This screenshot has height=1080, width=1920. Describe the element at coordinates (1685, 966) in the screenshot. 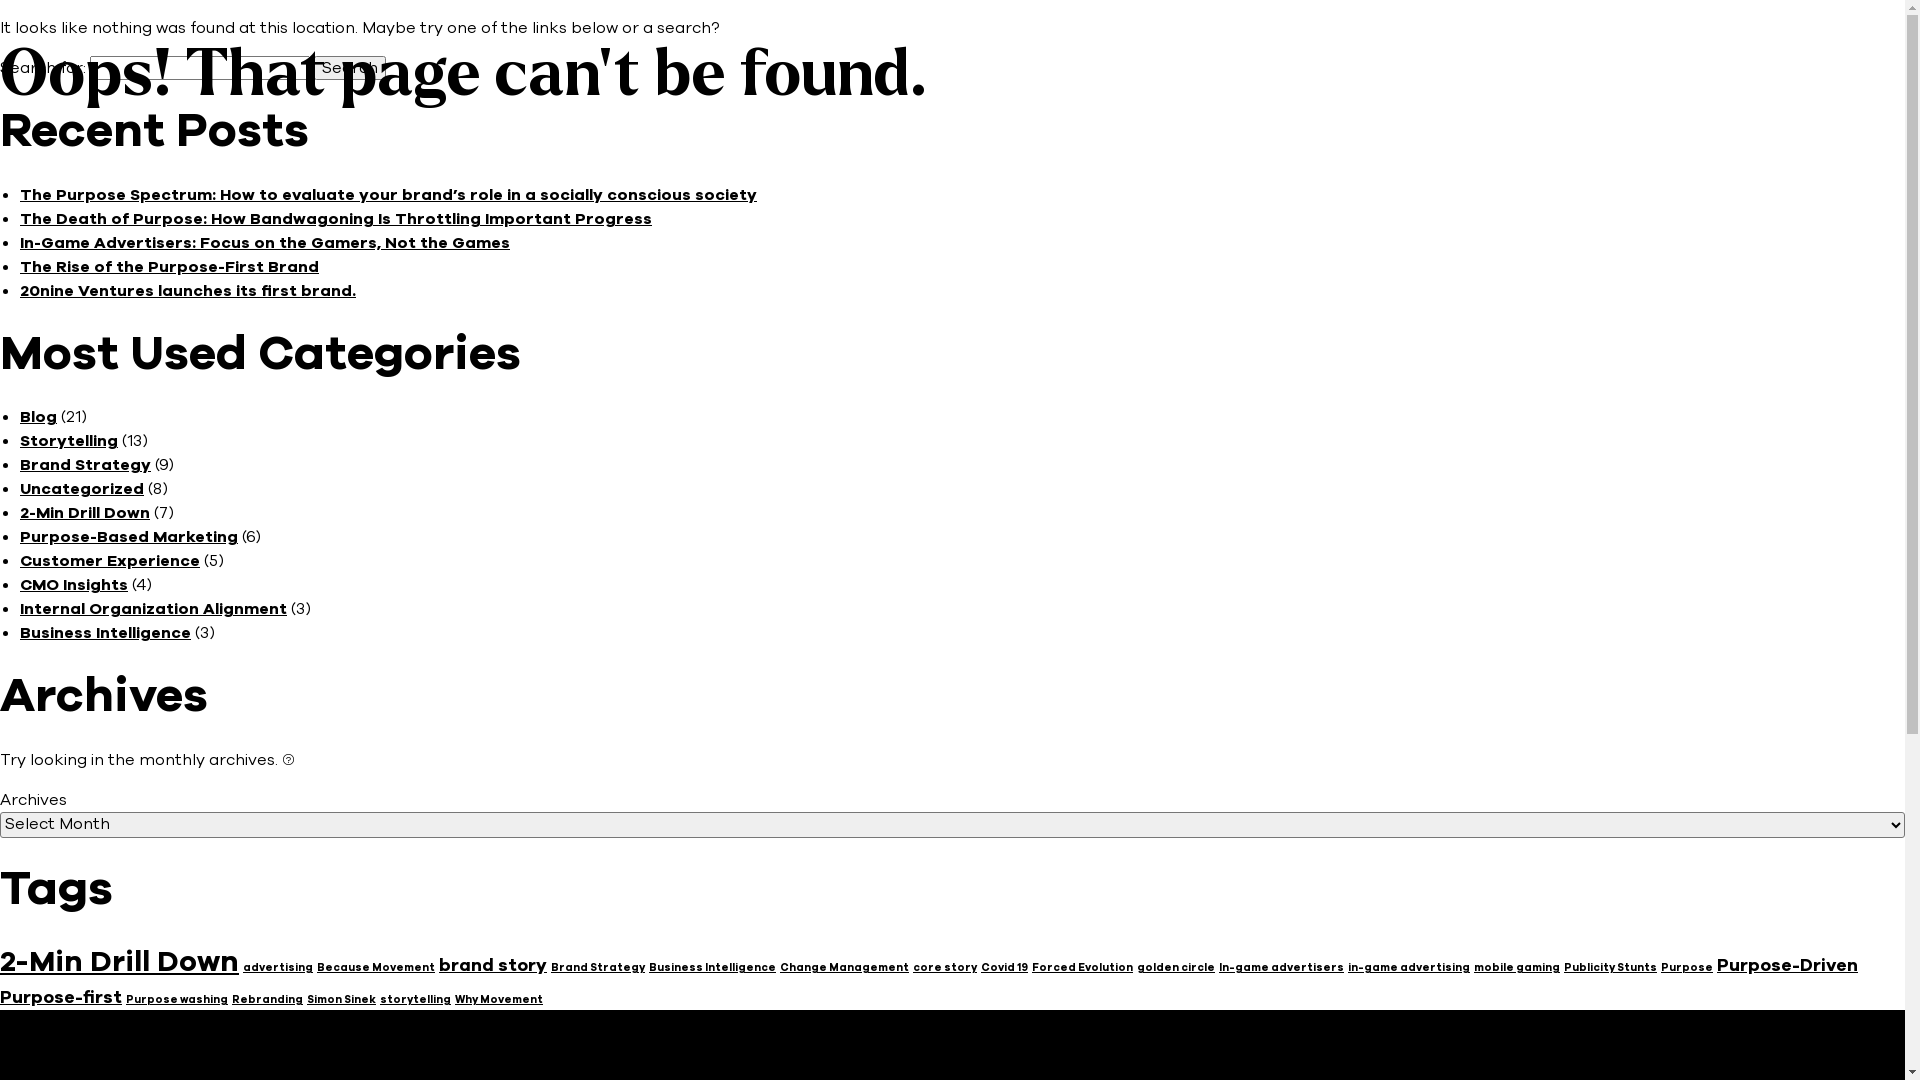

I see `'Purpose'` at that location.